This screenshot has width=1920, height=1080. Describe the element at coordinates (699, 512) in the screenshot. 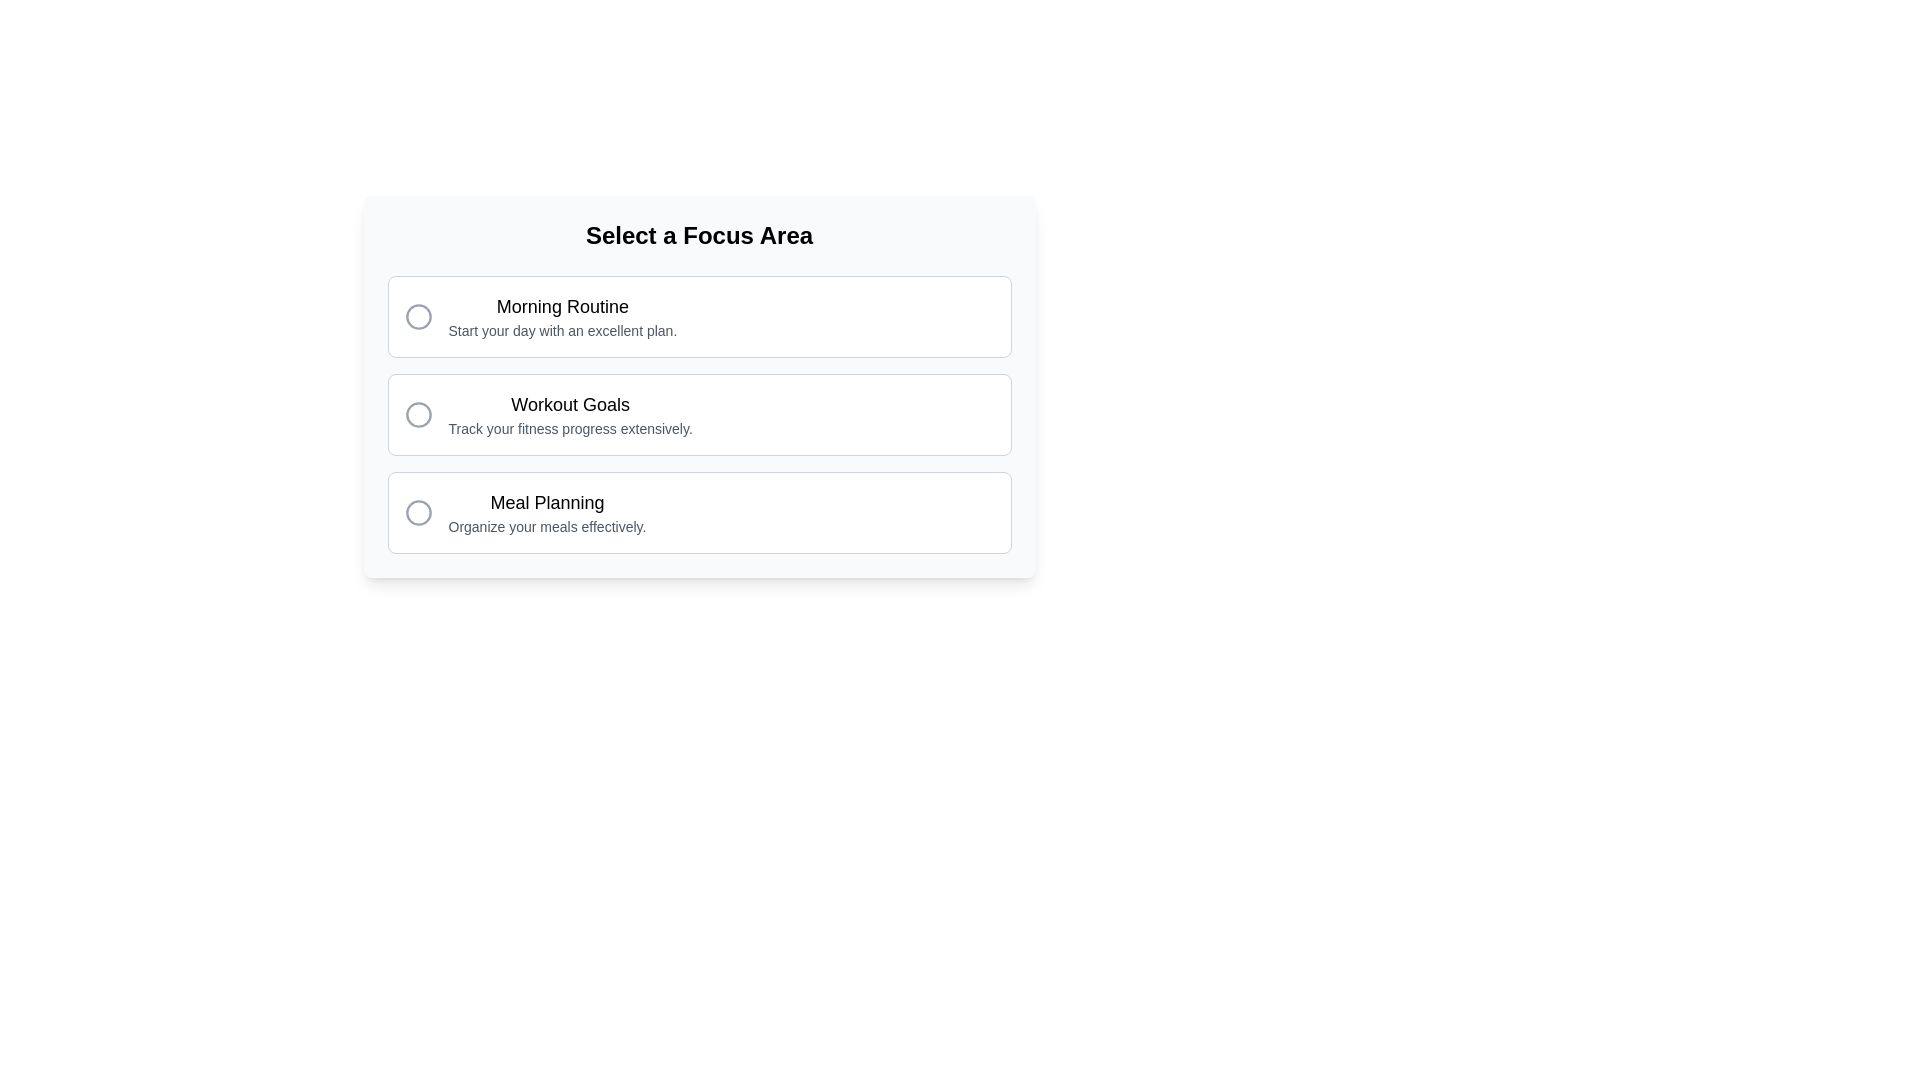

I see `the 'Meal Planning' radio button option by navigating to it` at that location.